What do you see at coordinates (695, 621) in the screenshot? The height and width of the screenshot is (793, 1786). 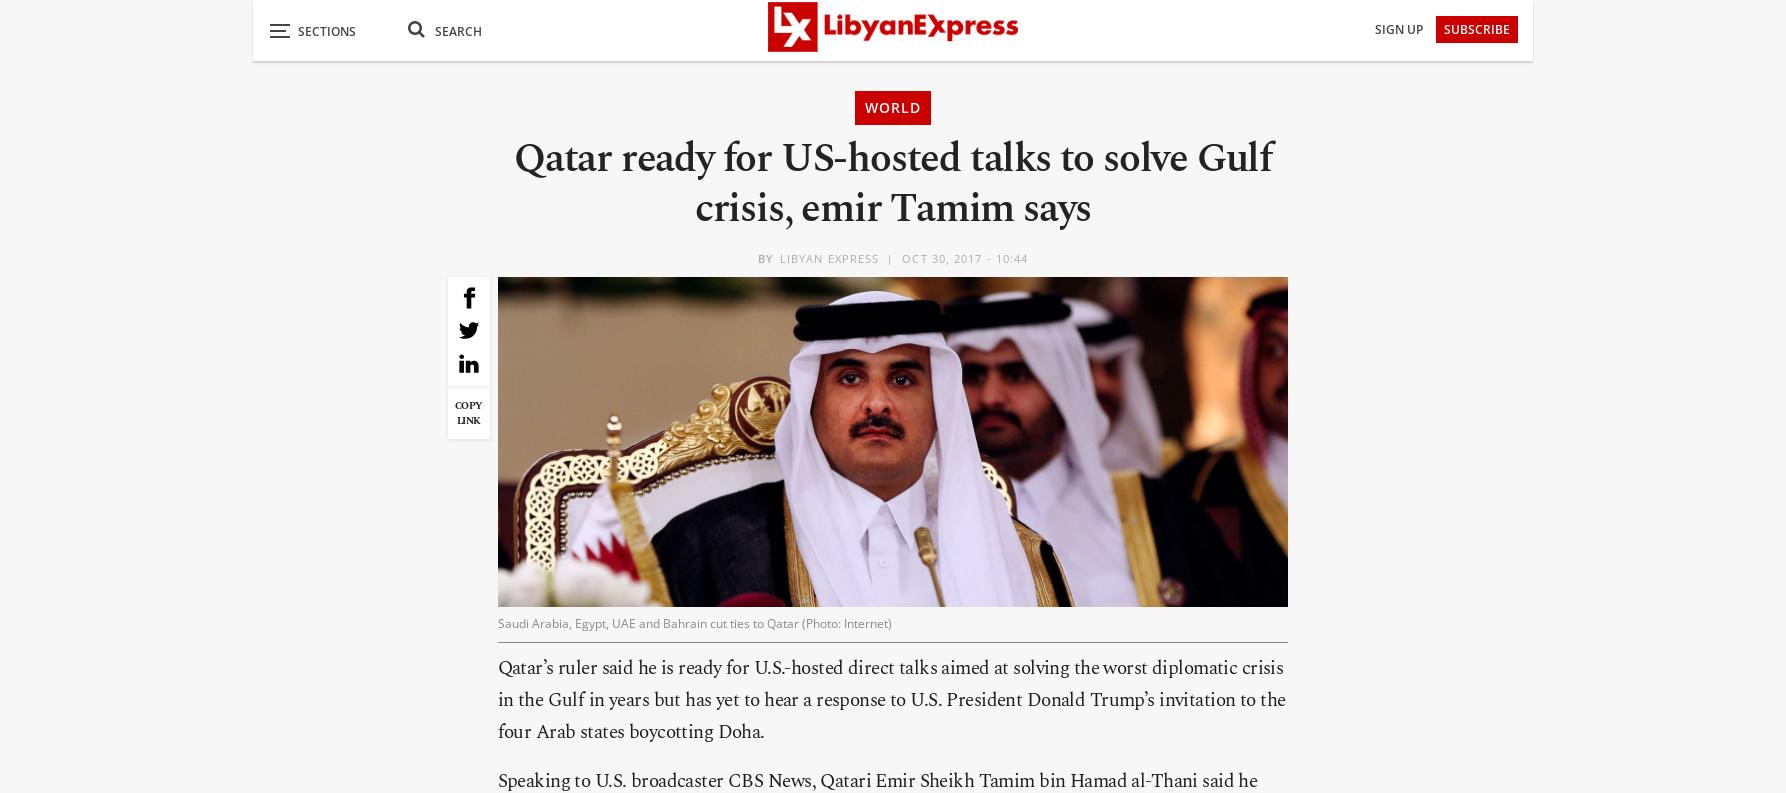 I see `'Saudi Arabia, Egypt, UAE and Bahrain cut ties to Qatar (Photo: Internet)'` at bounding box center [695, 621].